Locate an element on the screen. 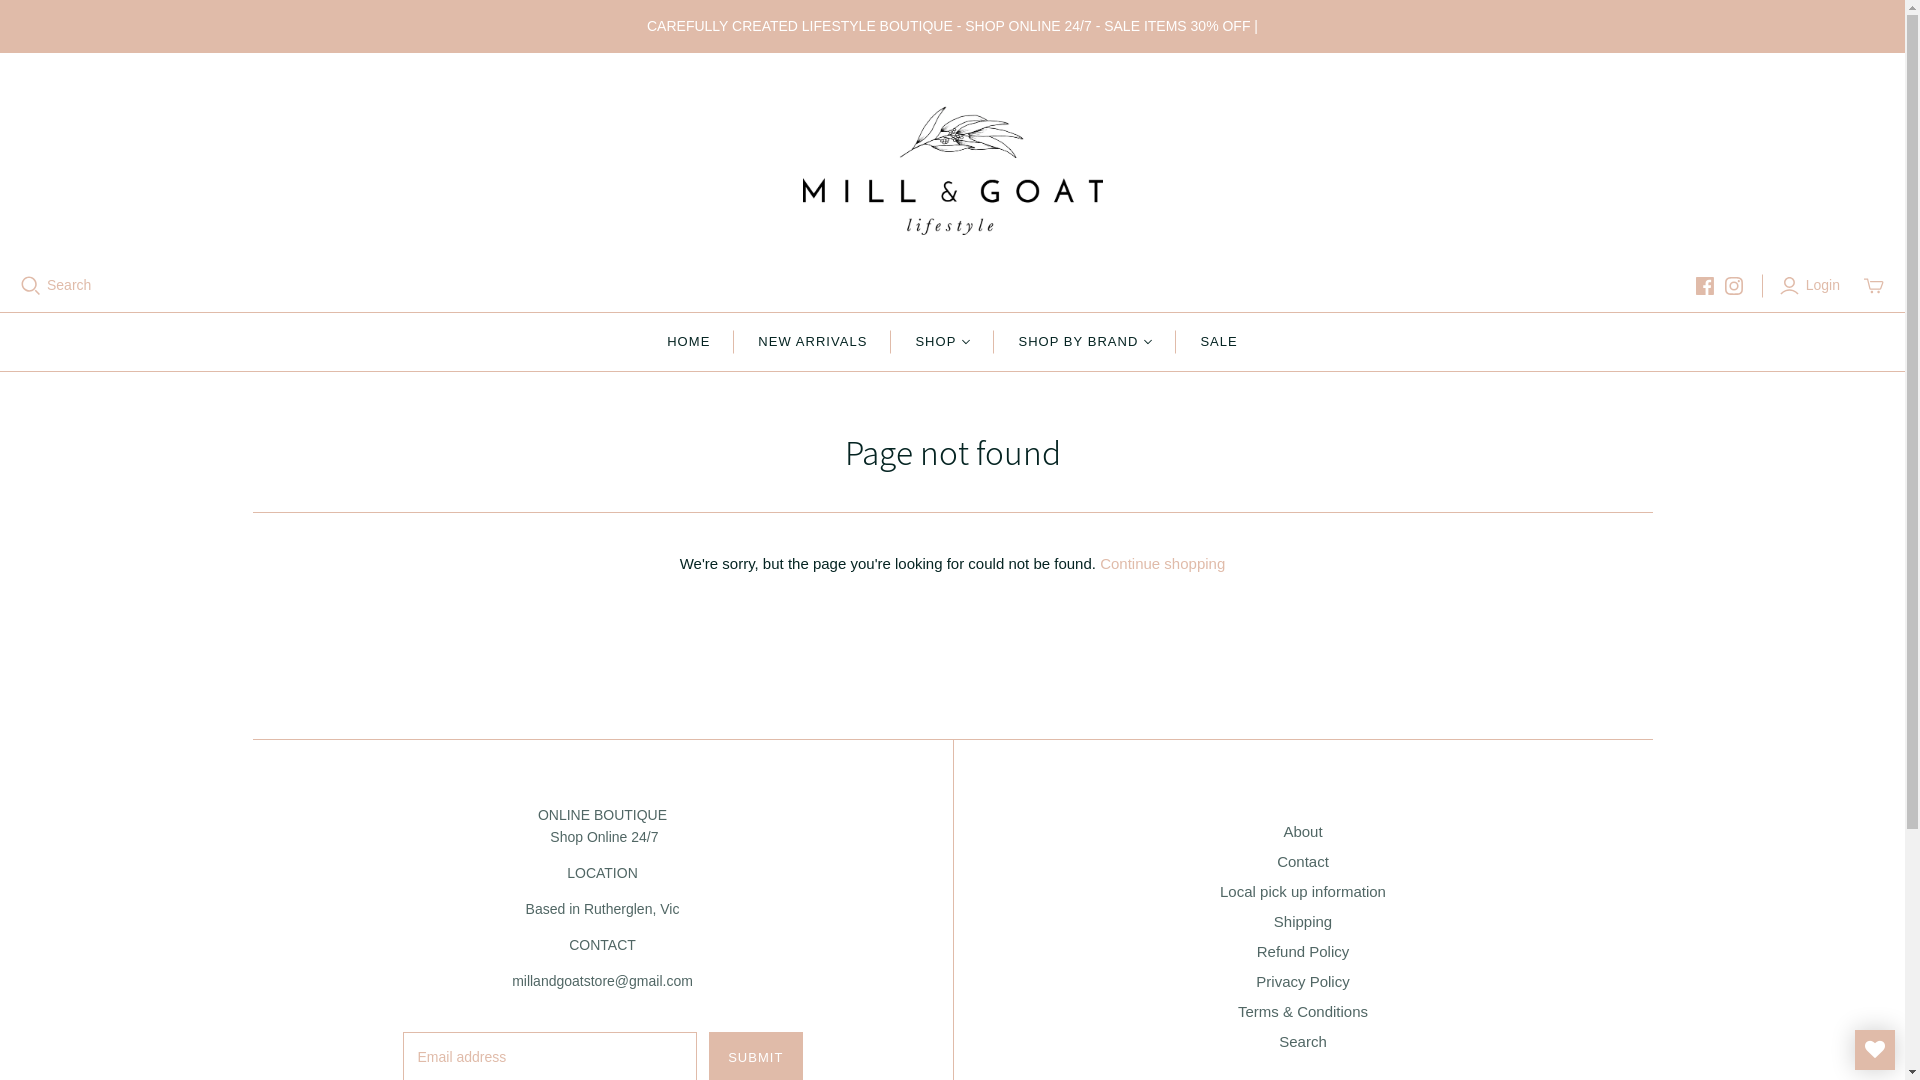 The width and height of the screenshot is (1920, 1080). 'Contact' is located at coordinates (1275, 860).